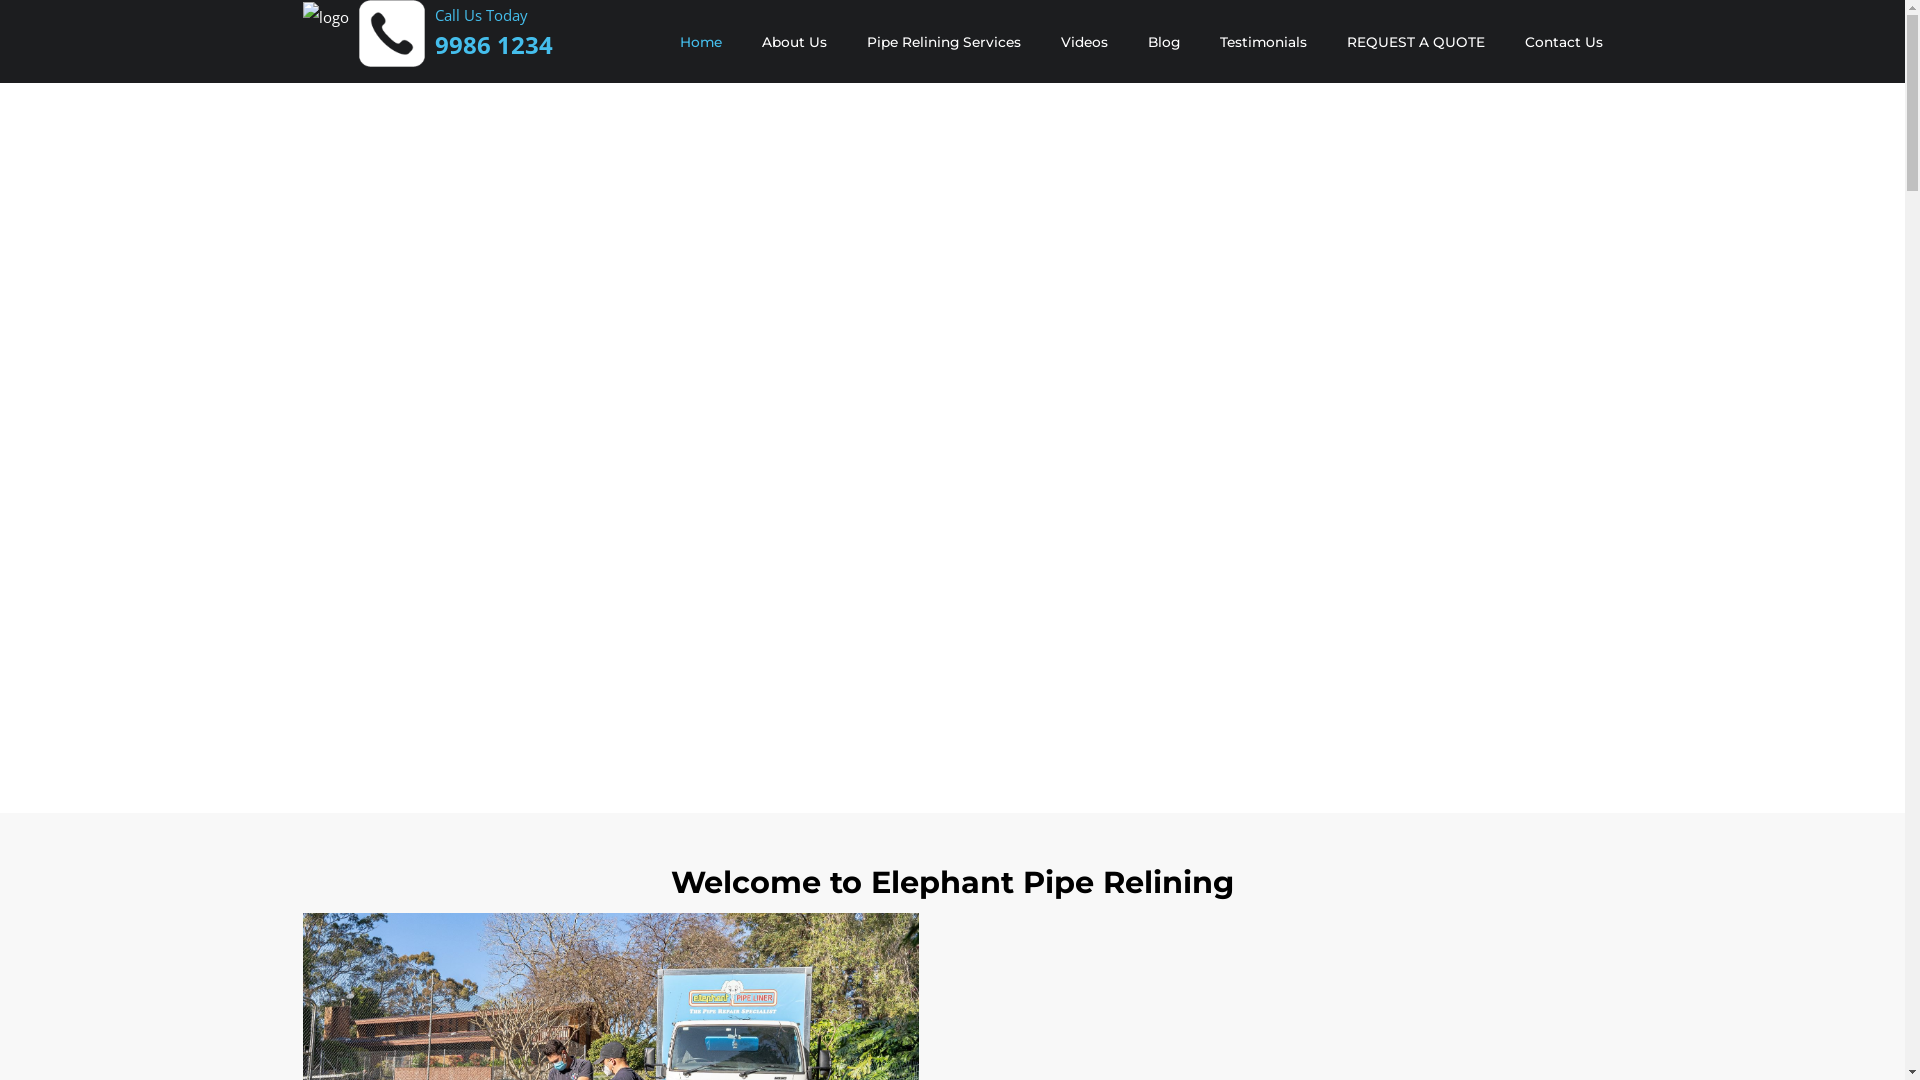 This screenshot has height=1080, width=1920. I want to click on 'Contact Us', so click(1562, 42).